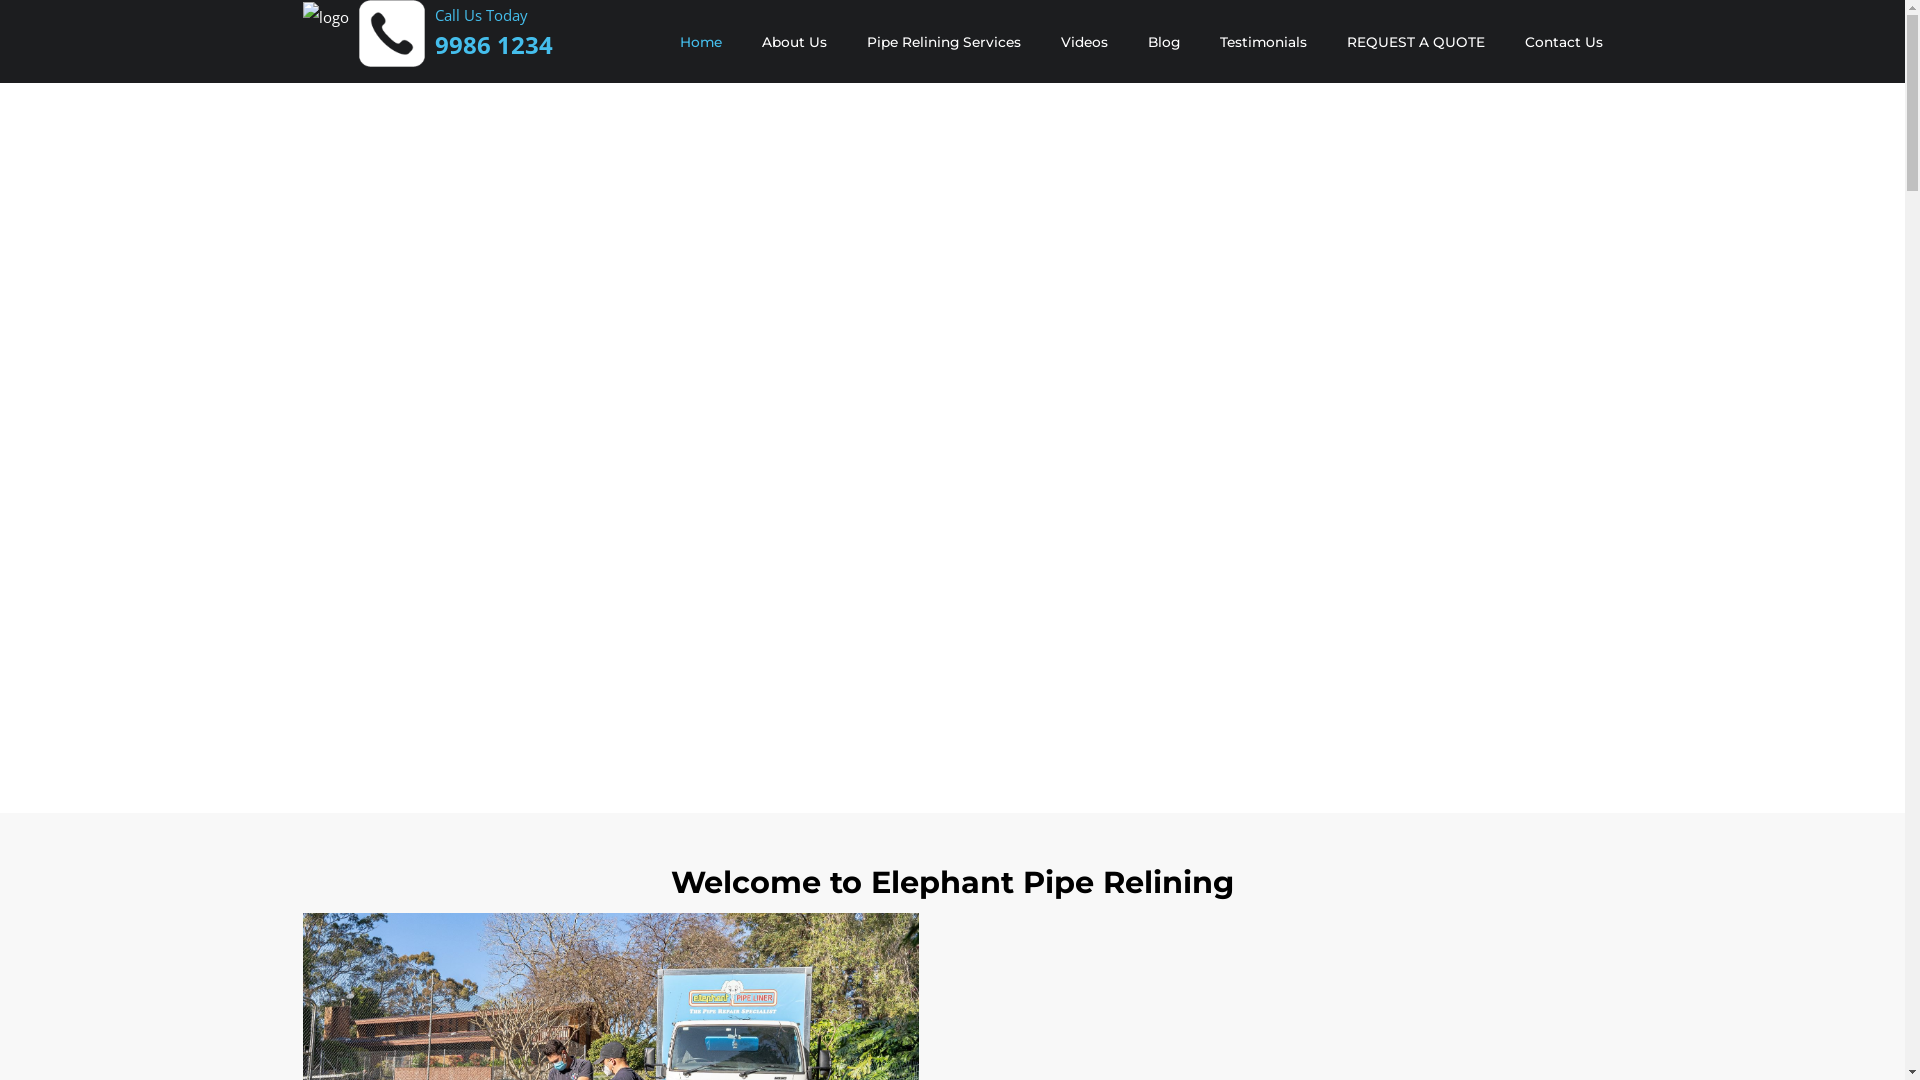 This screenshot has height=1080, width=1920. I want to click on 'Contact Us', so click(1562, 42).